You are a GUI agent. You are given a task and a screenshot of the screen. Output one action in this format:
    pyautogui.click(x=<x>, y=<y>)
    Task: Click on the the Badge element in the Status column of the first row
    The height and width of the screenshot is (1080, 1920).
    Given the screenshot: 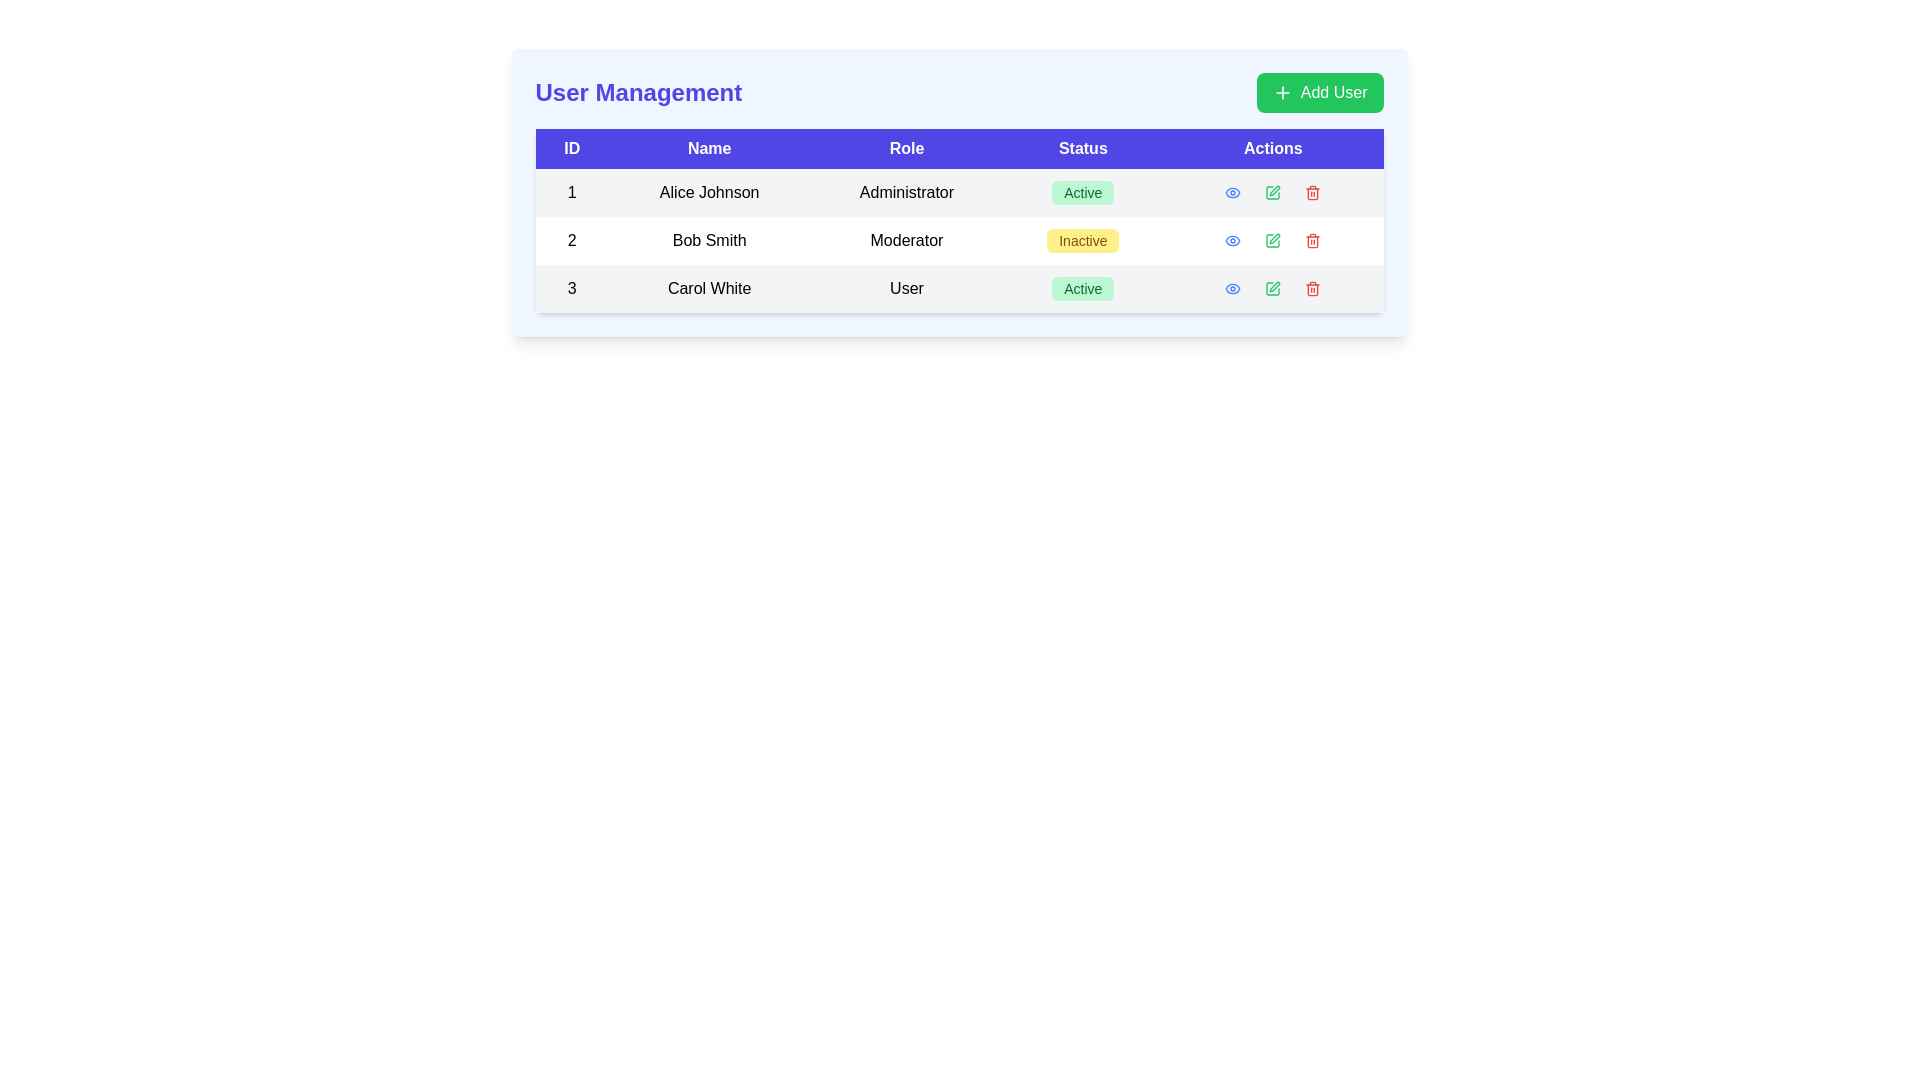 What is the action you would take?
    pyautogui.click(x=1082, y=192)
    